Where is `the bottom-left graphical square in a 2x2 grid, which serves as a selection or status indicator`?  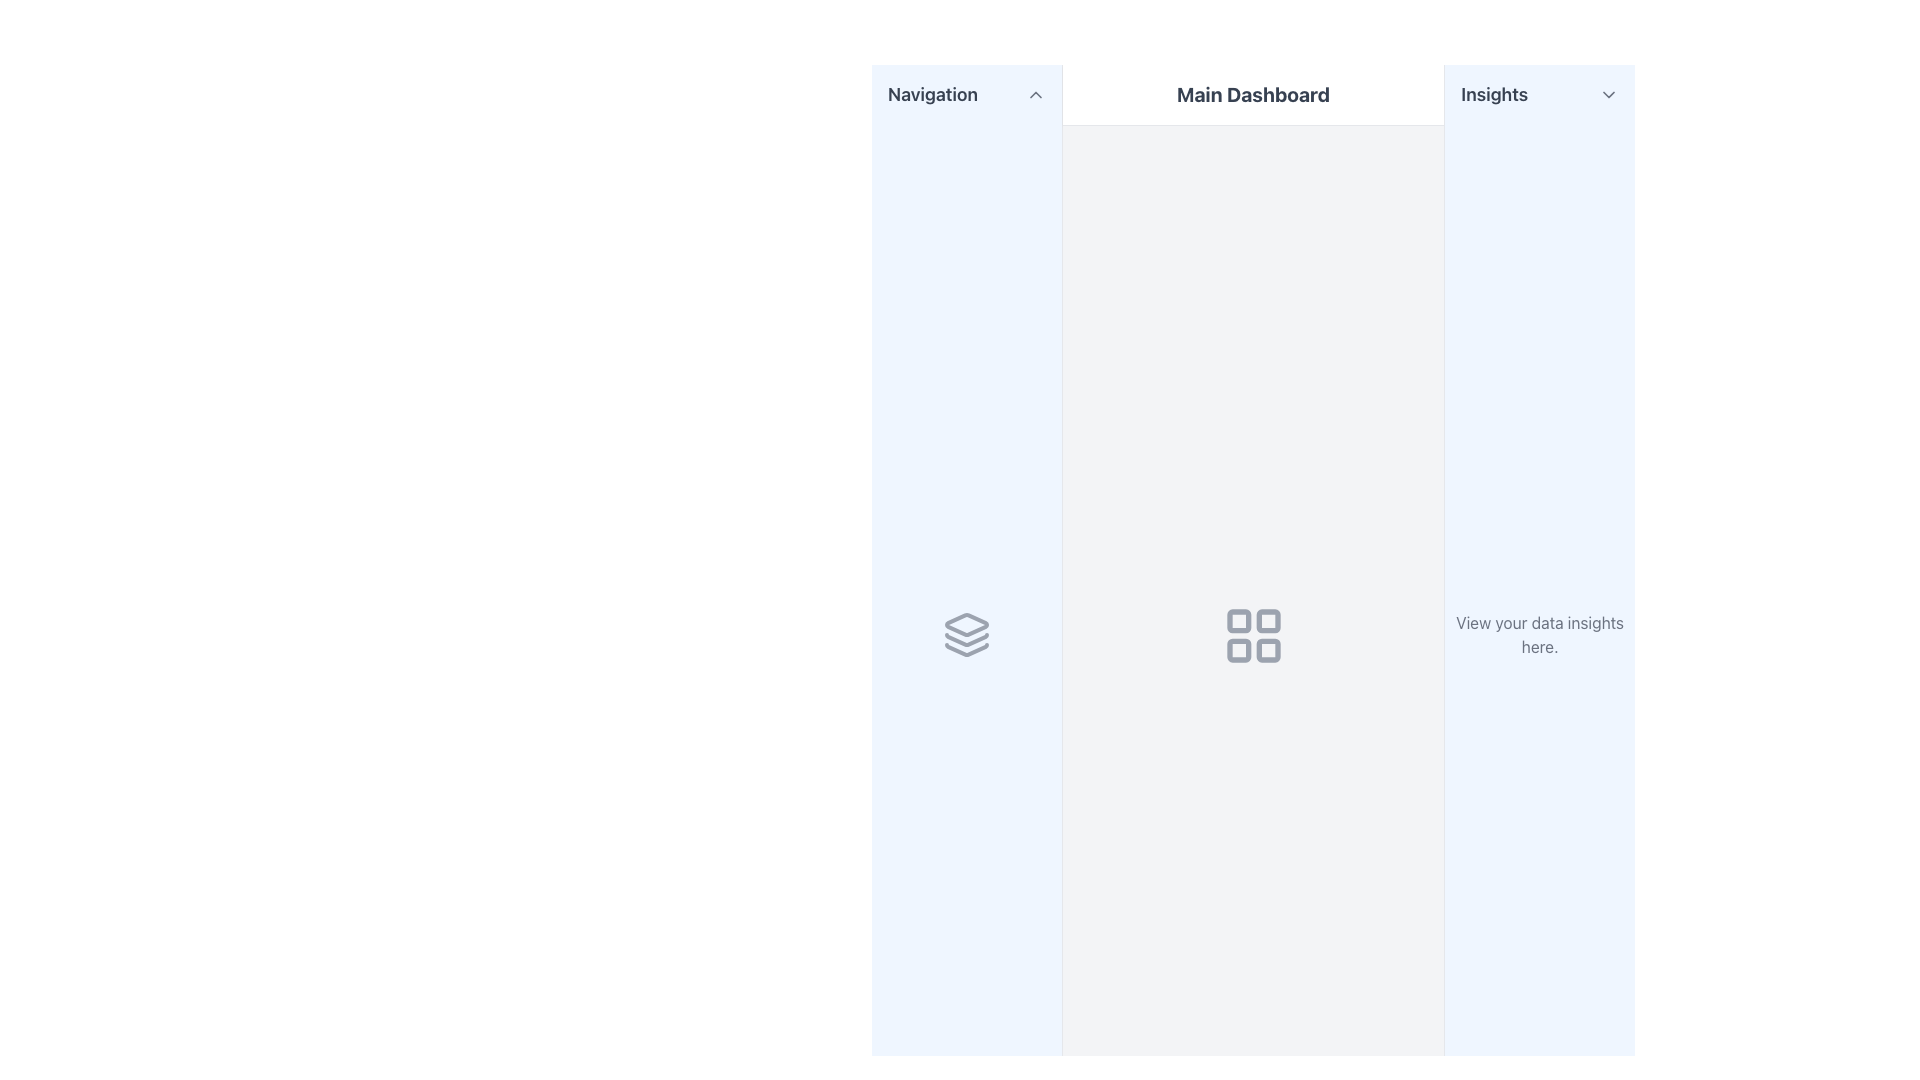 the bottom-left graphical square in a 2x2 grid, which serves as a selection or status indicator is located at coordinates (1237, 650).